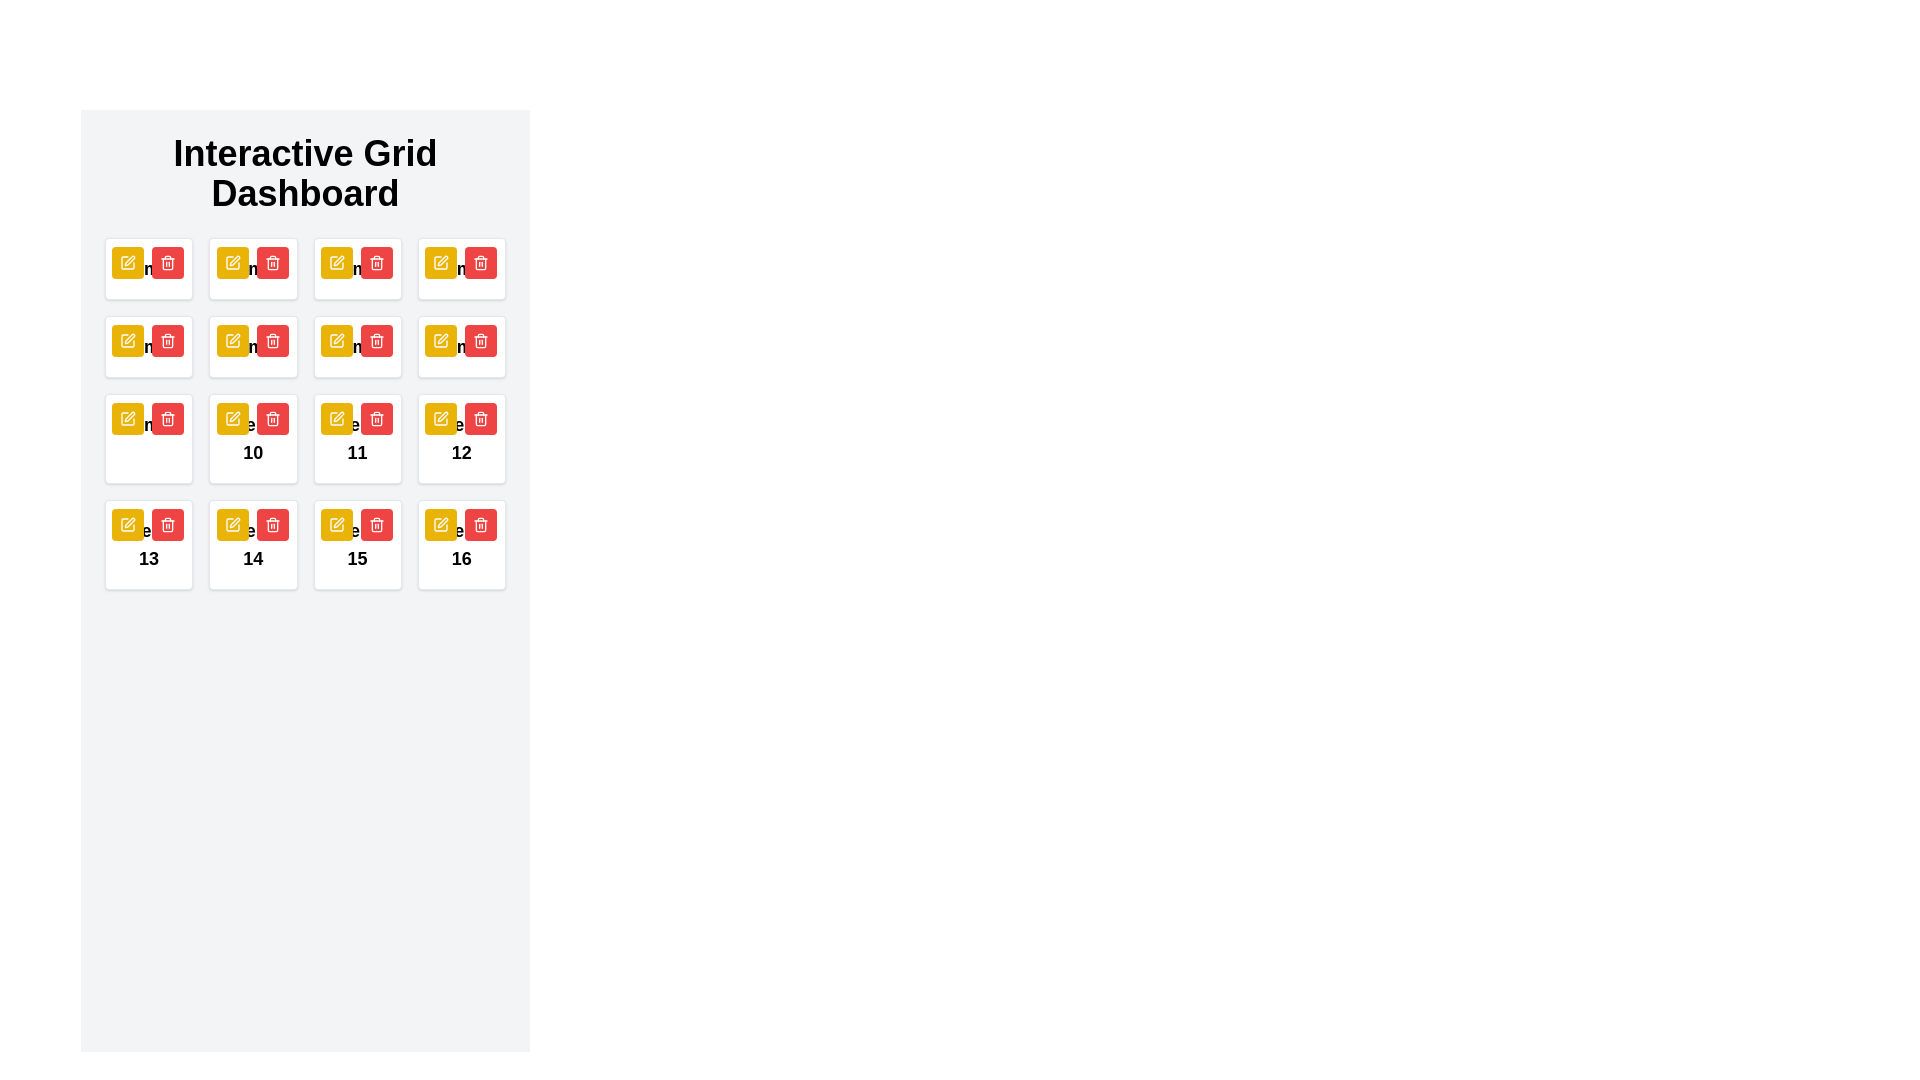  Describe the element at coordinates (357, 544) in the screenshot. I see `the static text component displaying 'Item 15', which is a large, bold text located centrally in the bottom row of the grid` at that location.